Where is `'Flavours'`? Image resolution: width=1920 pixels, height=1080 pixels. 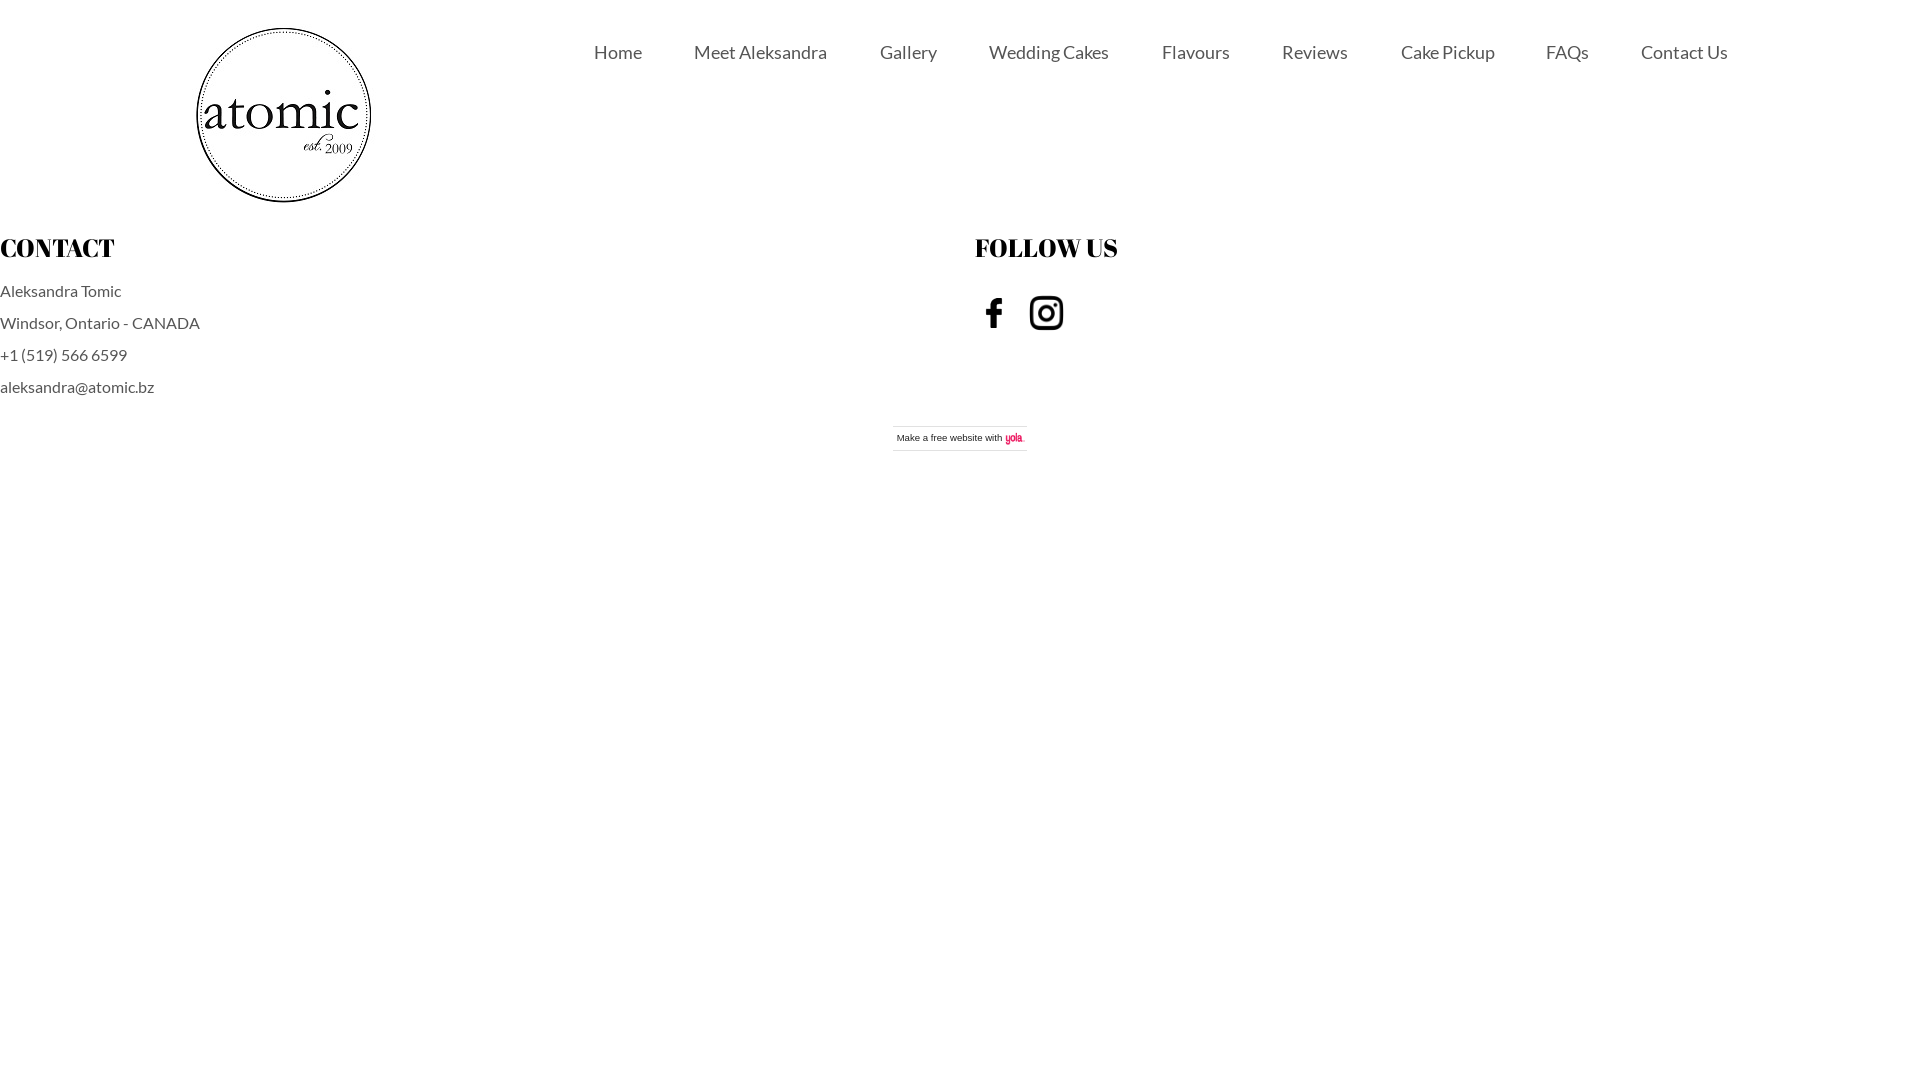
'Flavours' is located at coordinates (1195, 51).